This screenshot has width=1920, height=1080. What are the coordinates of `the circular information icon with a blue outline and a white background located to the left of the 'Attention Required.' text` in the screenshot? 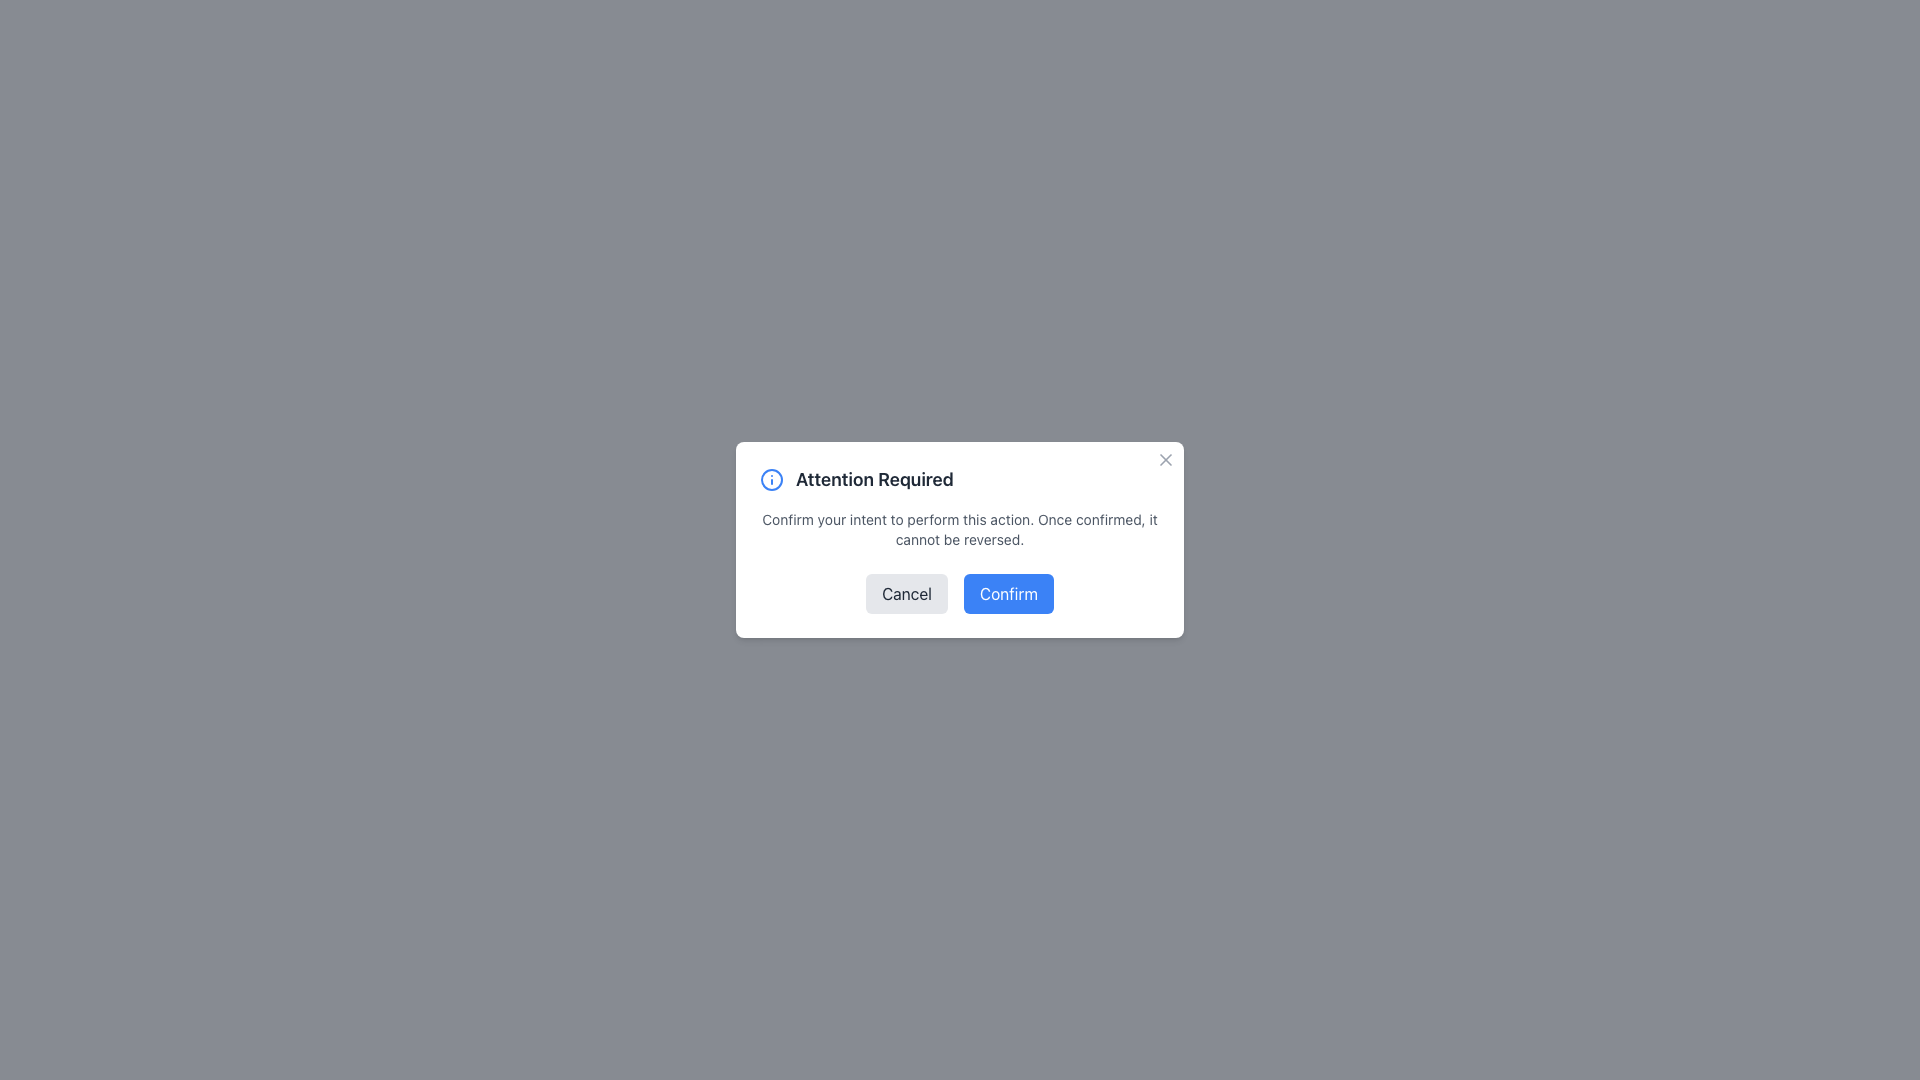 It's located at (771, 479).